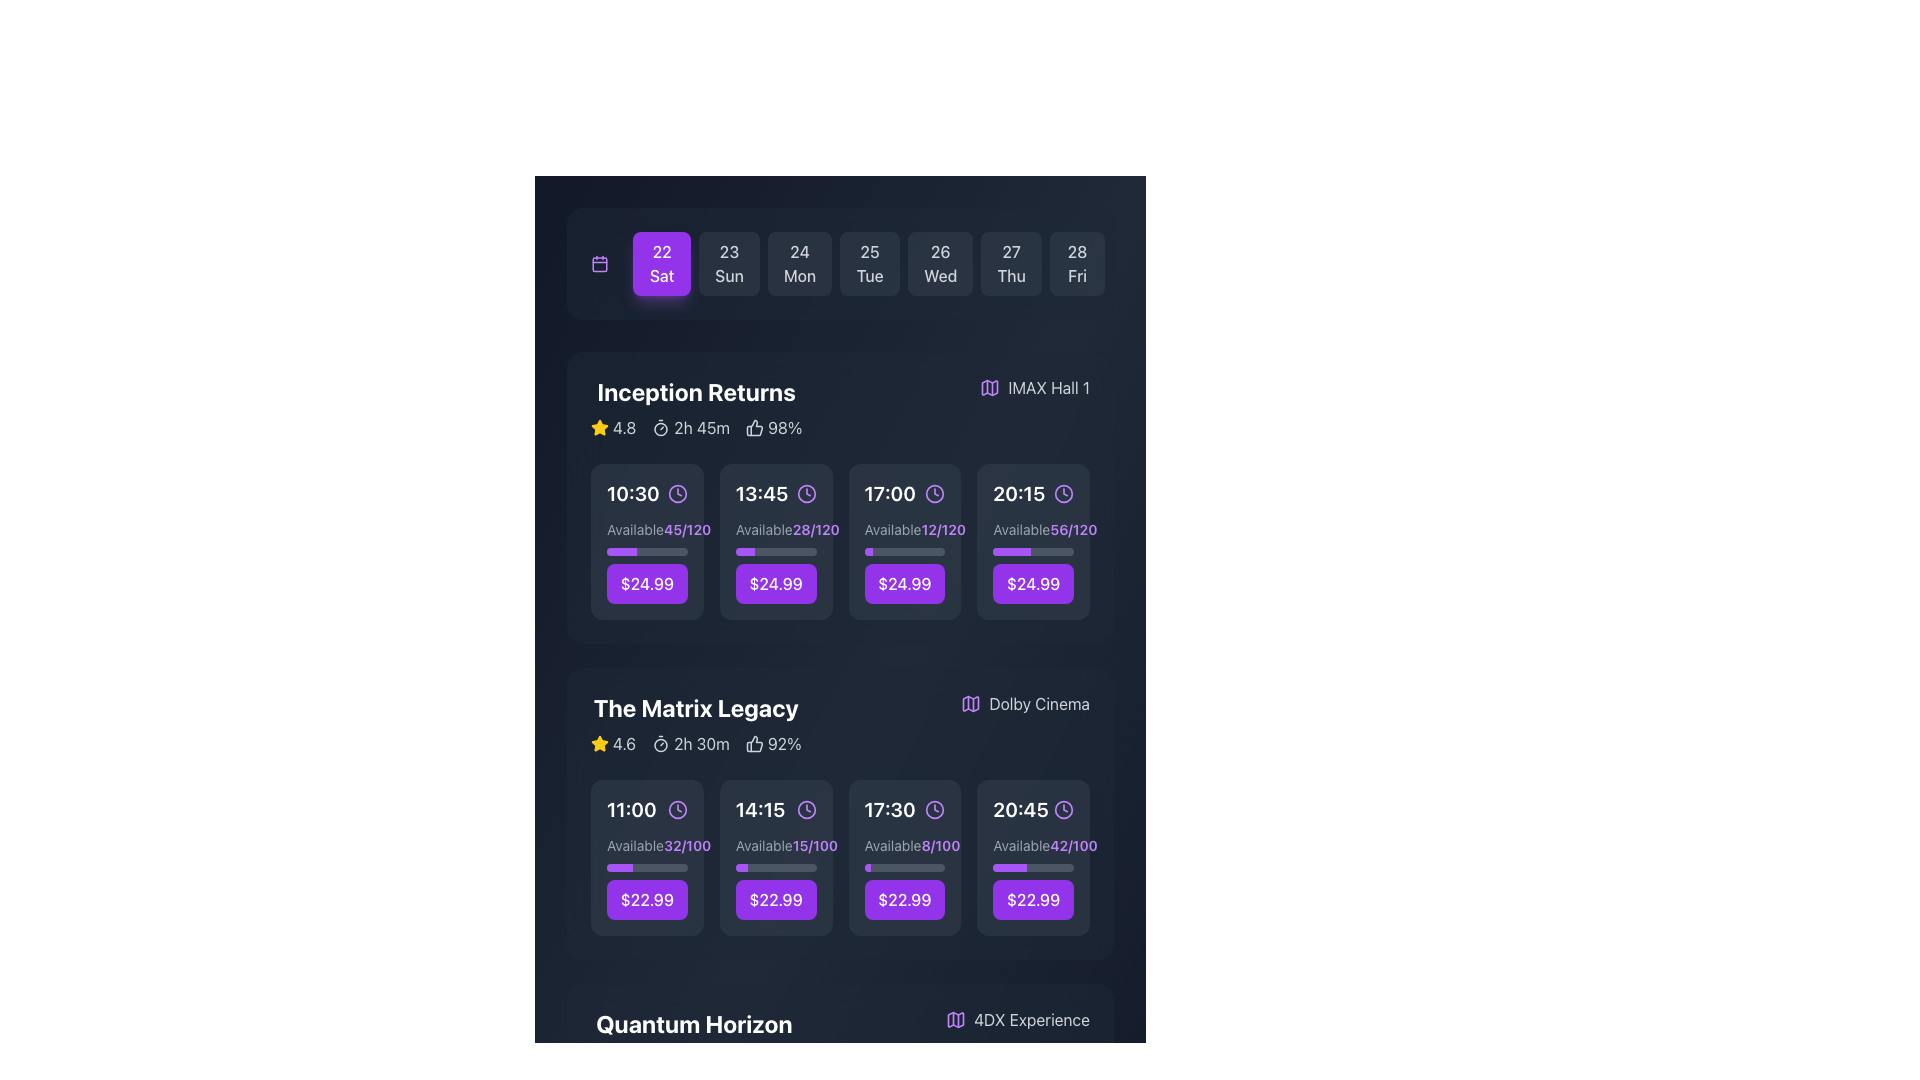 The image size is (1920, 1080). What do you see at coordinates (647, 551) in the screenshot?
I see `the horizontal progress bar with a gray background and a purple foreground, located beneath the text 'Available 45/120' and above the '$24.99' button in the movie information card for 'Inception Returns'` at bounding box center [647, 551].